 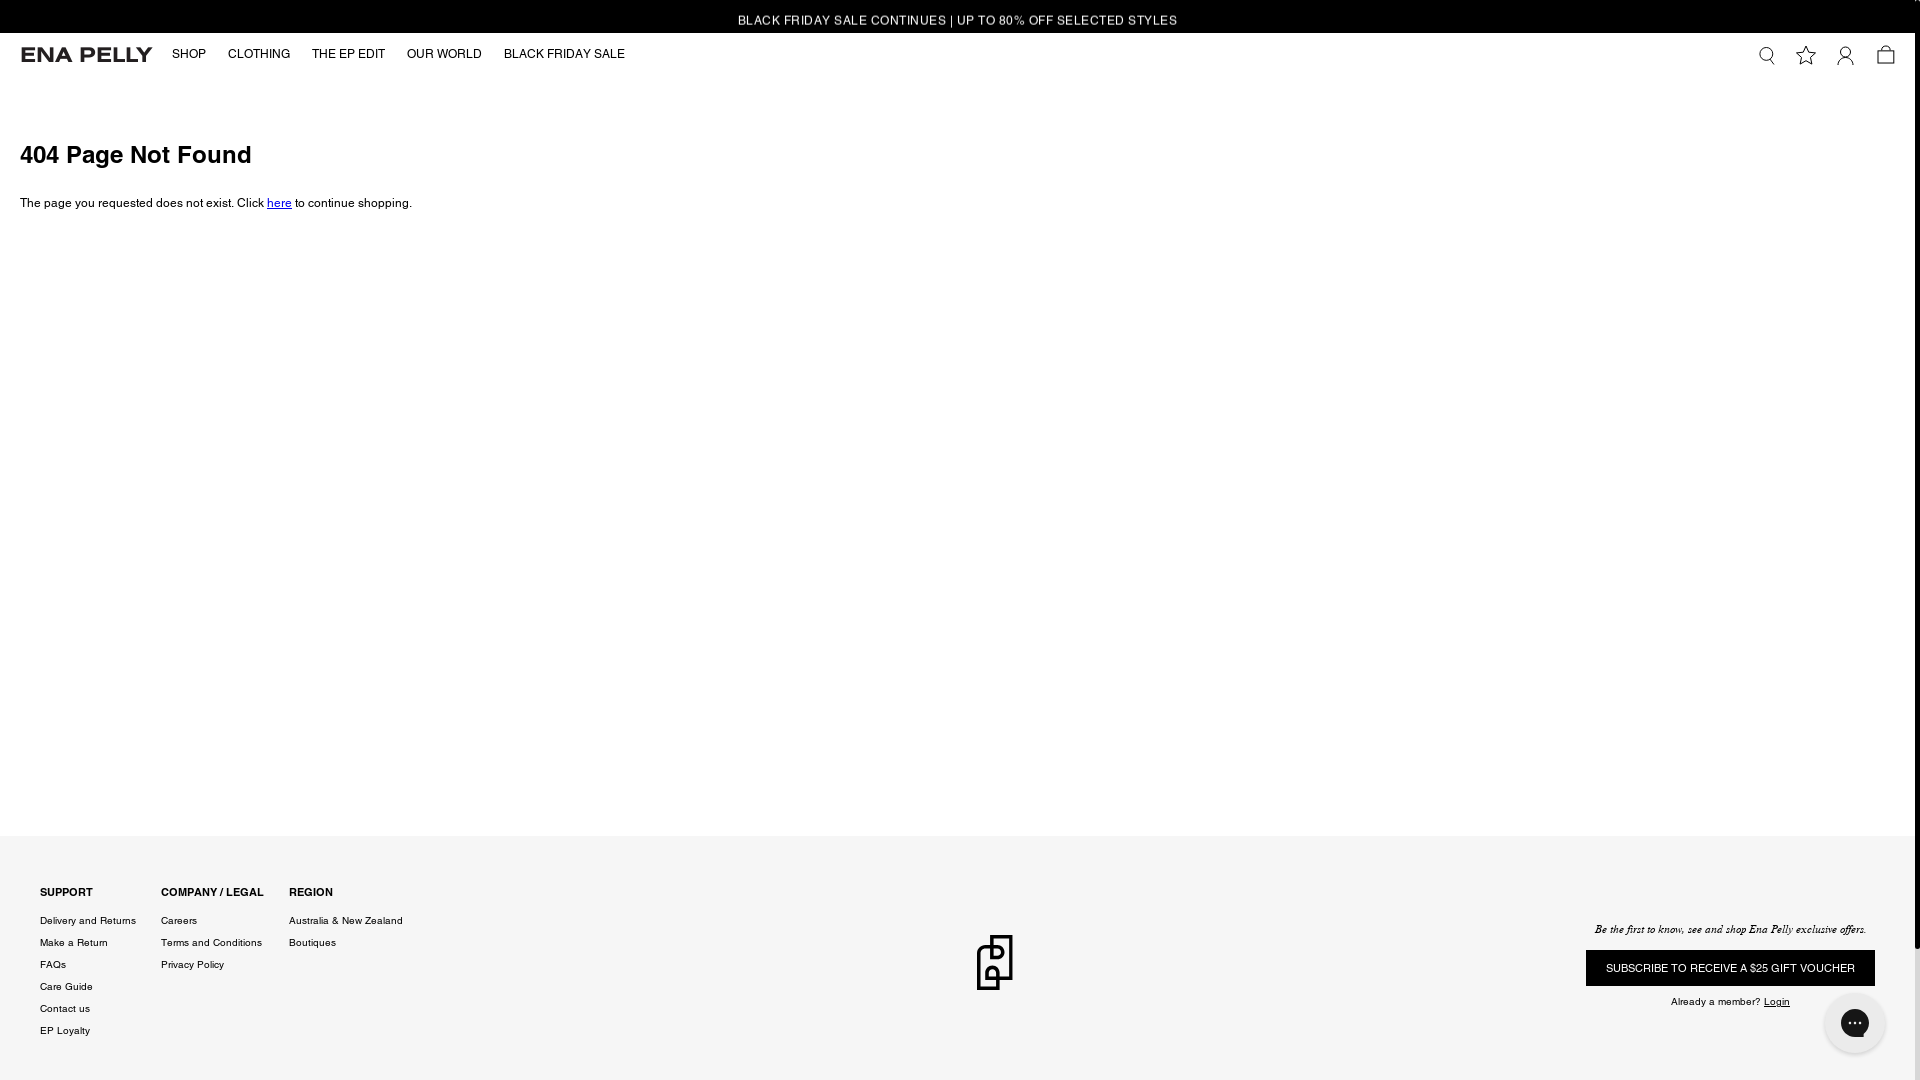 I want to click on 'Careers', so click(x=178, y=921).